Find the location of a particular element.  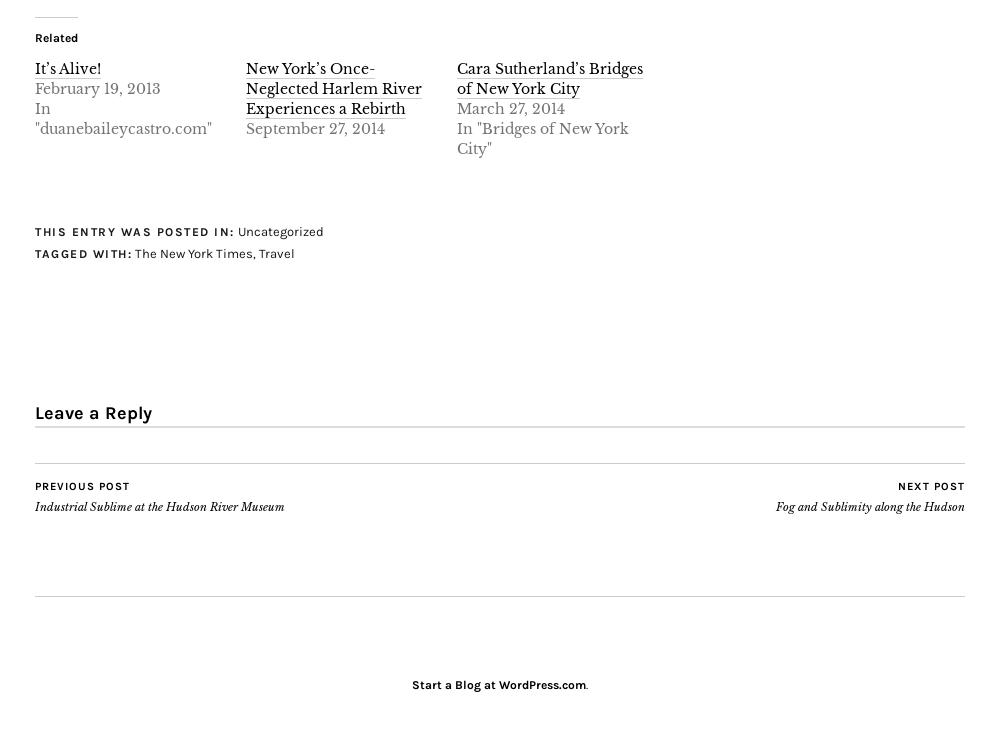

'Industrial Sublime at the Hudson River Museum' is located at coordinates (35, 506).